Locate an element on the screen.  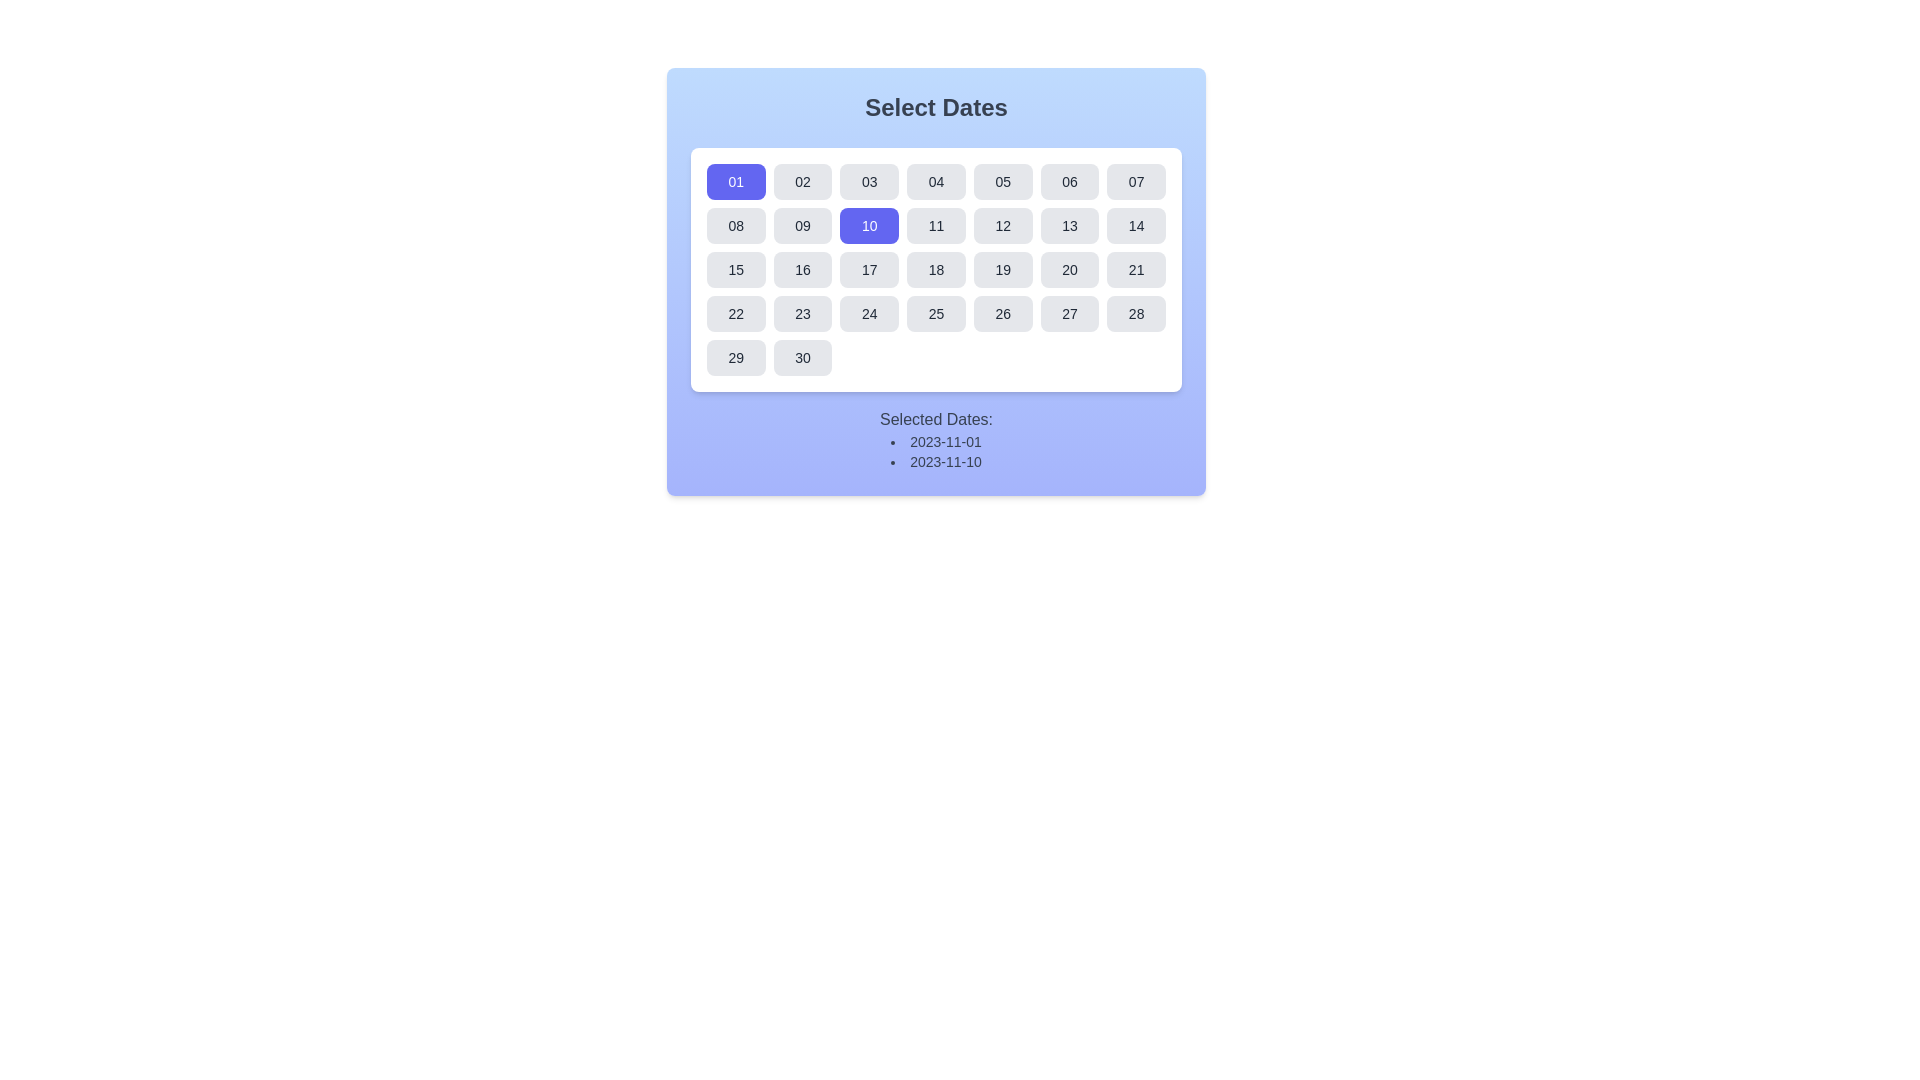
the third button in the top row of the grid layout within the calendar-style component is located at coordinates (869, 181).